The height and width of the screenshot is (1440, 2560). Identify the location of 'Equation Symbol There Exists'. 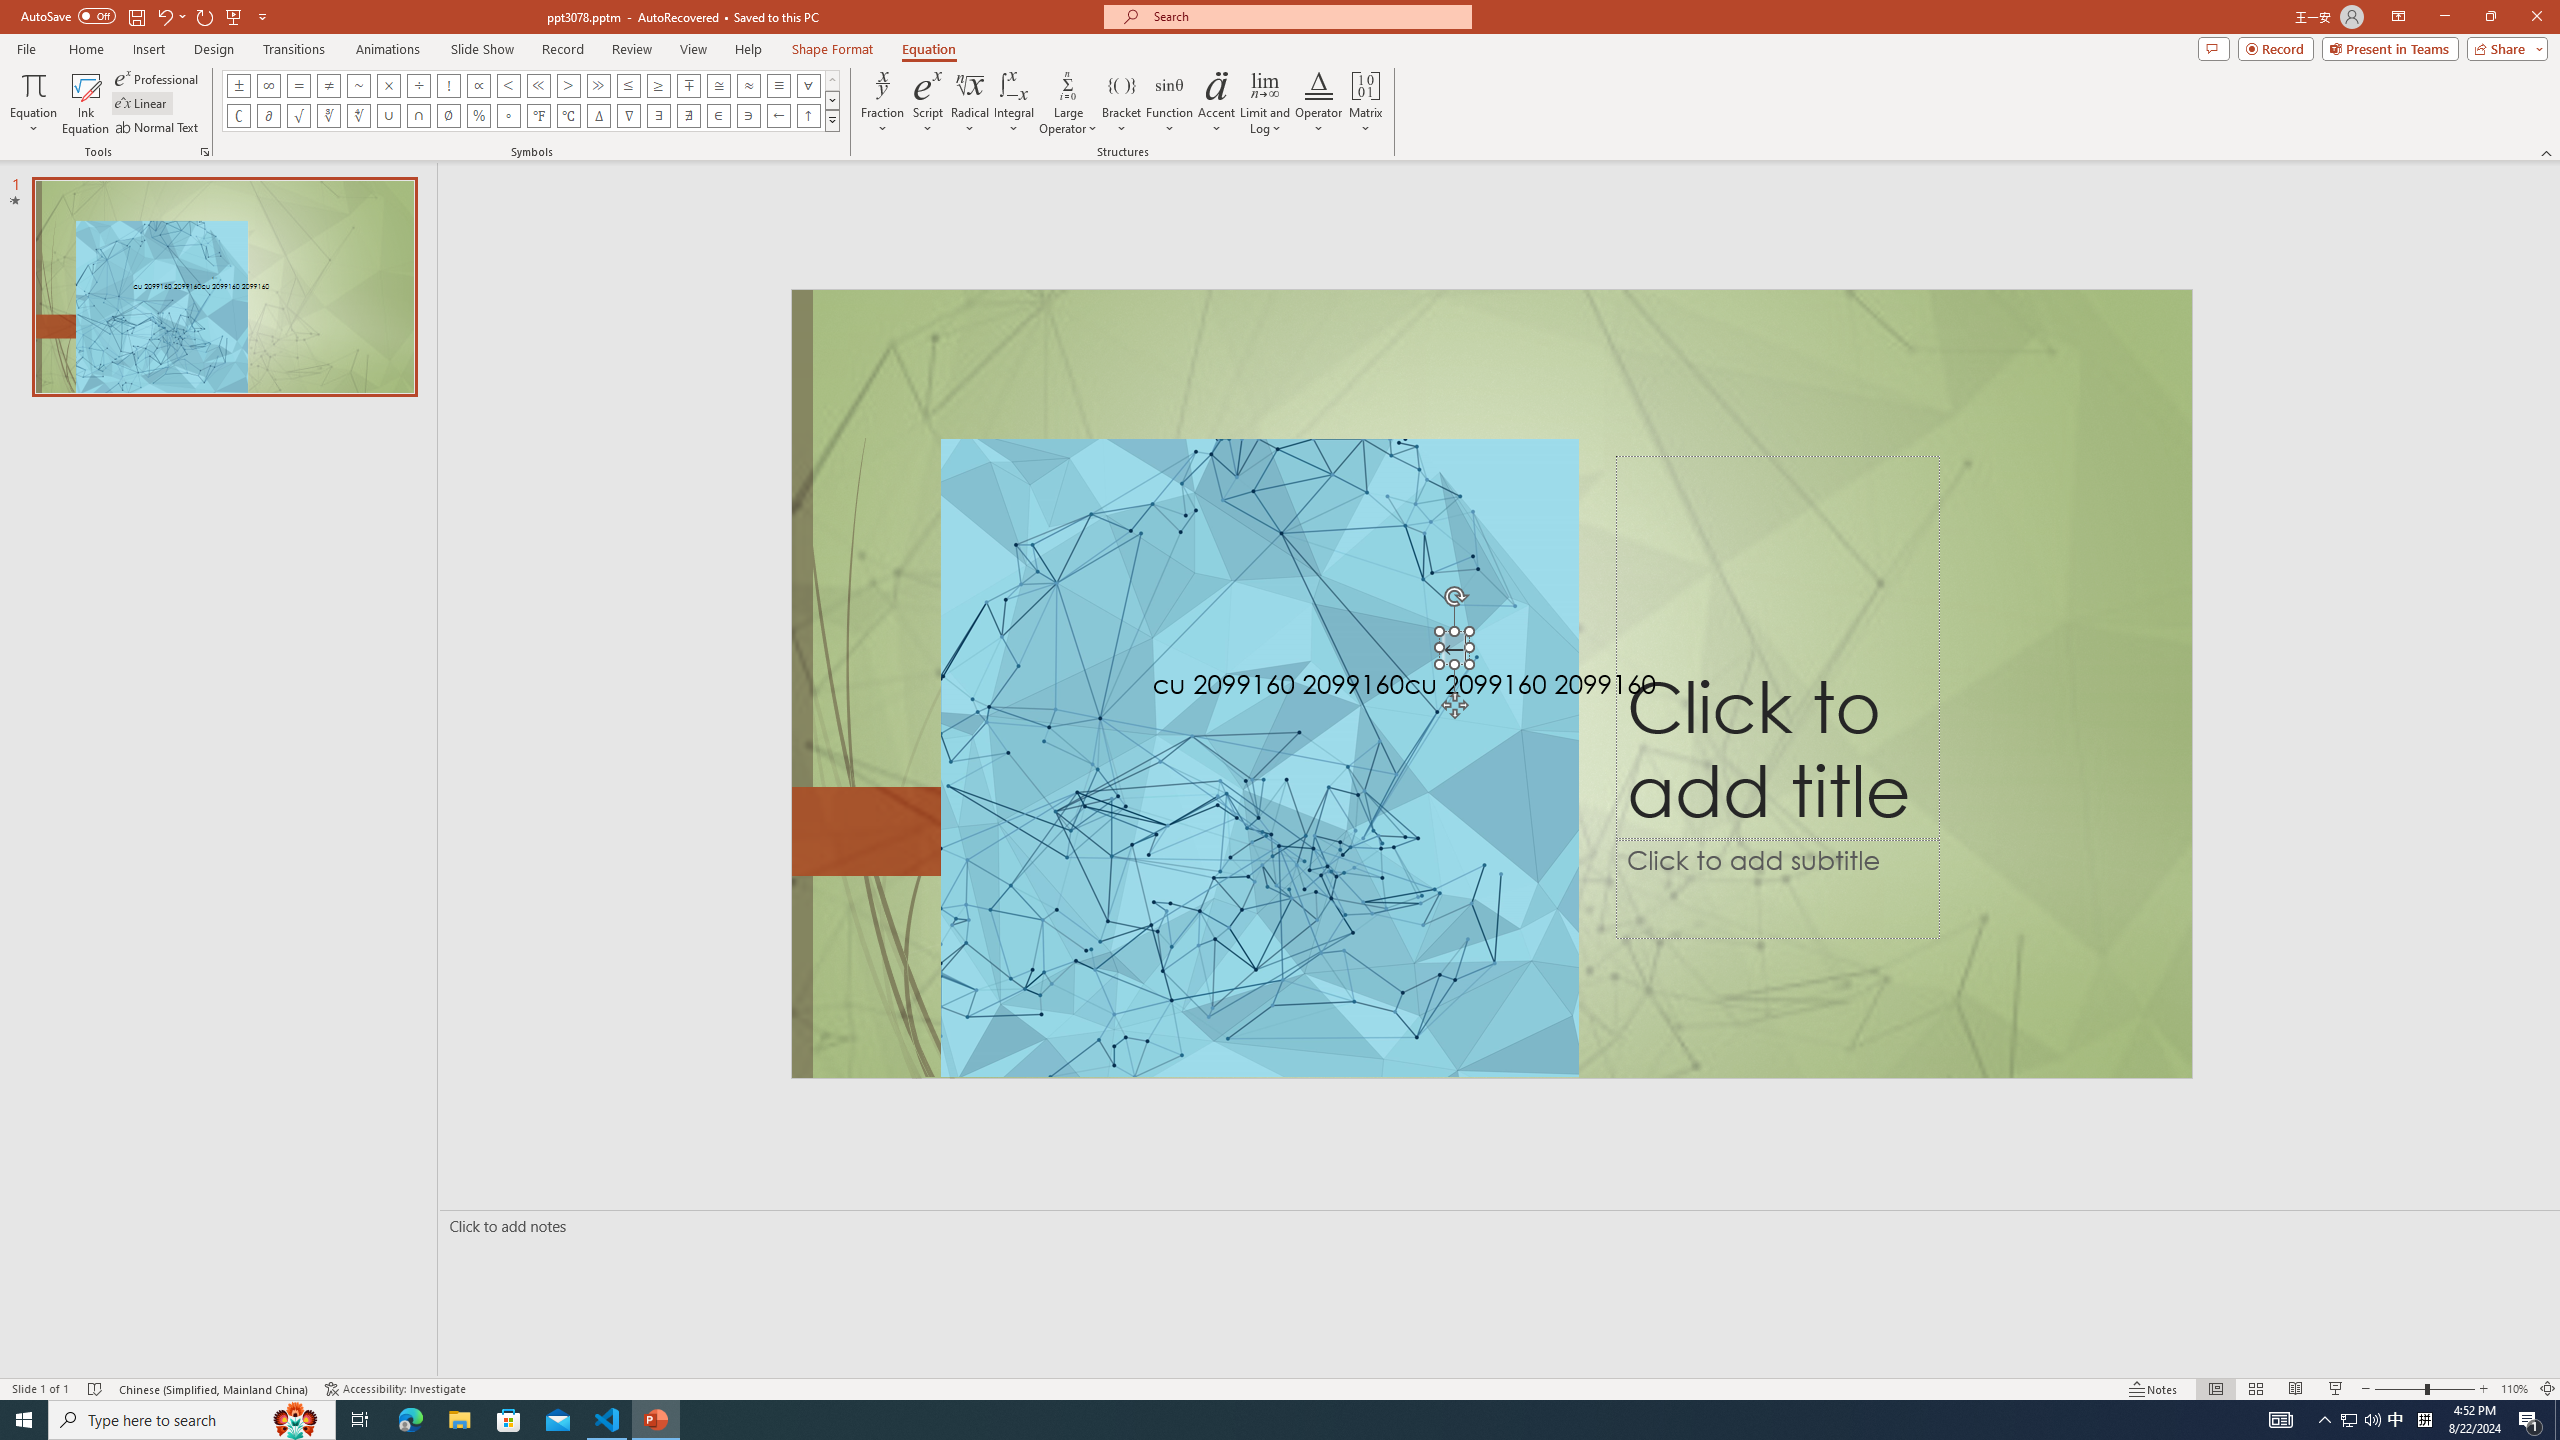
(659, 114).